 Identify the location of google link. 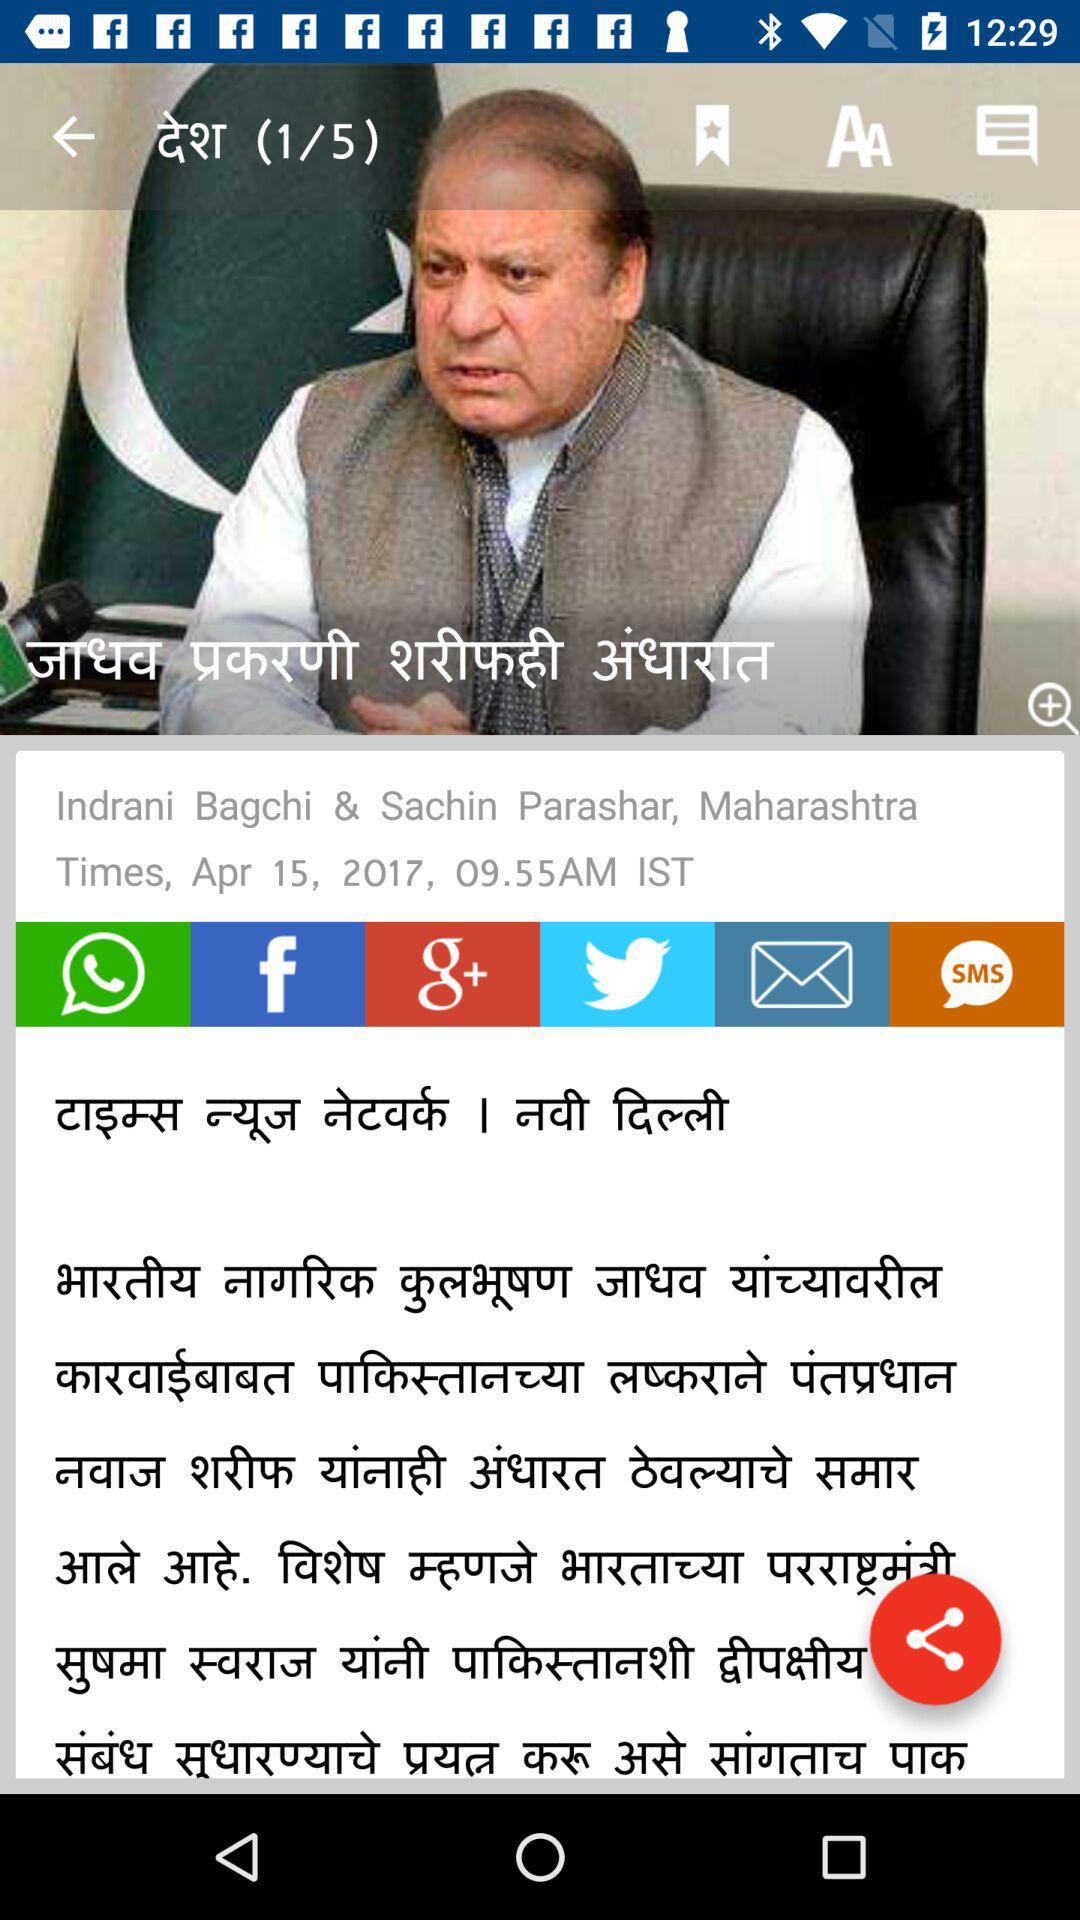
(452, 974).